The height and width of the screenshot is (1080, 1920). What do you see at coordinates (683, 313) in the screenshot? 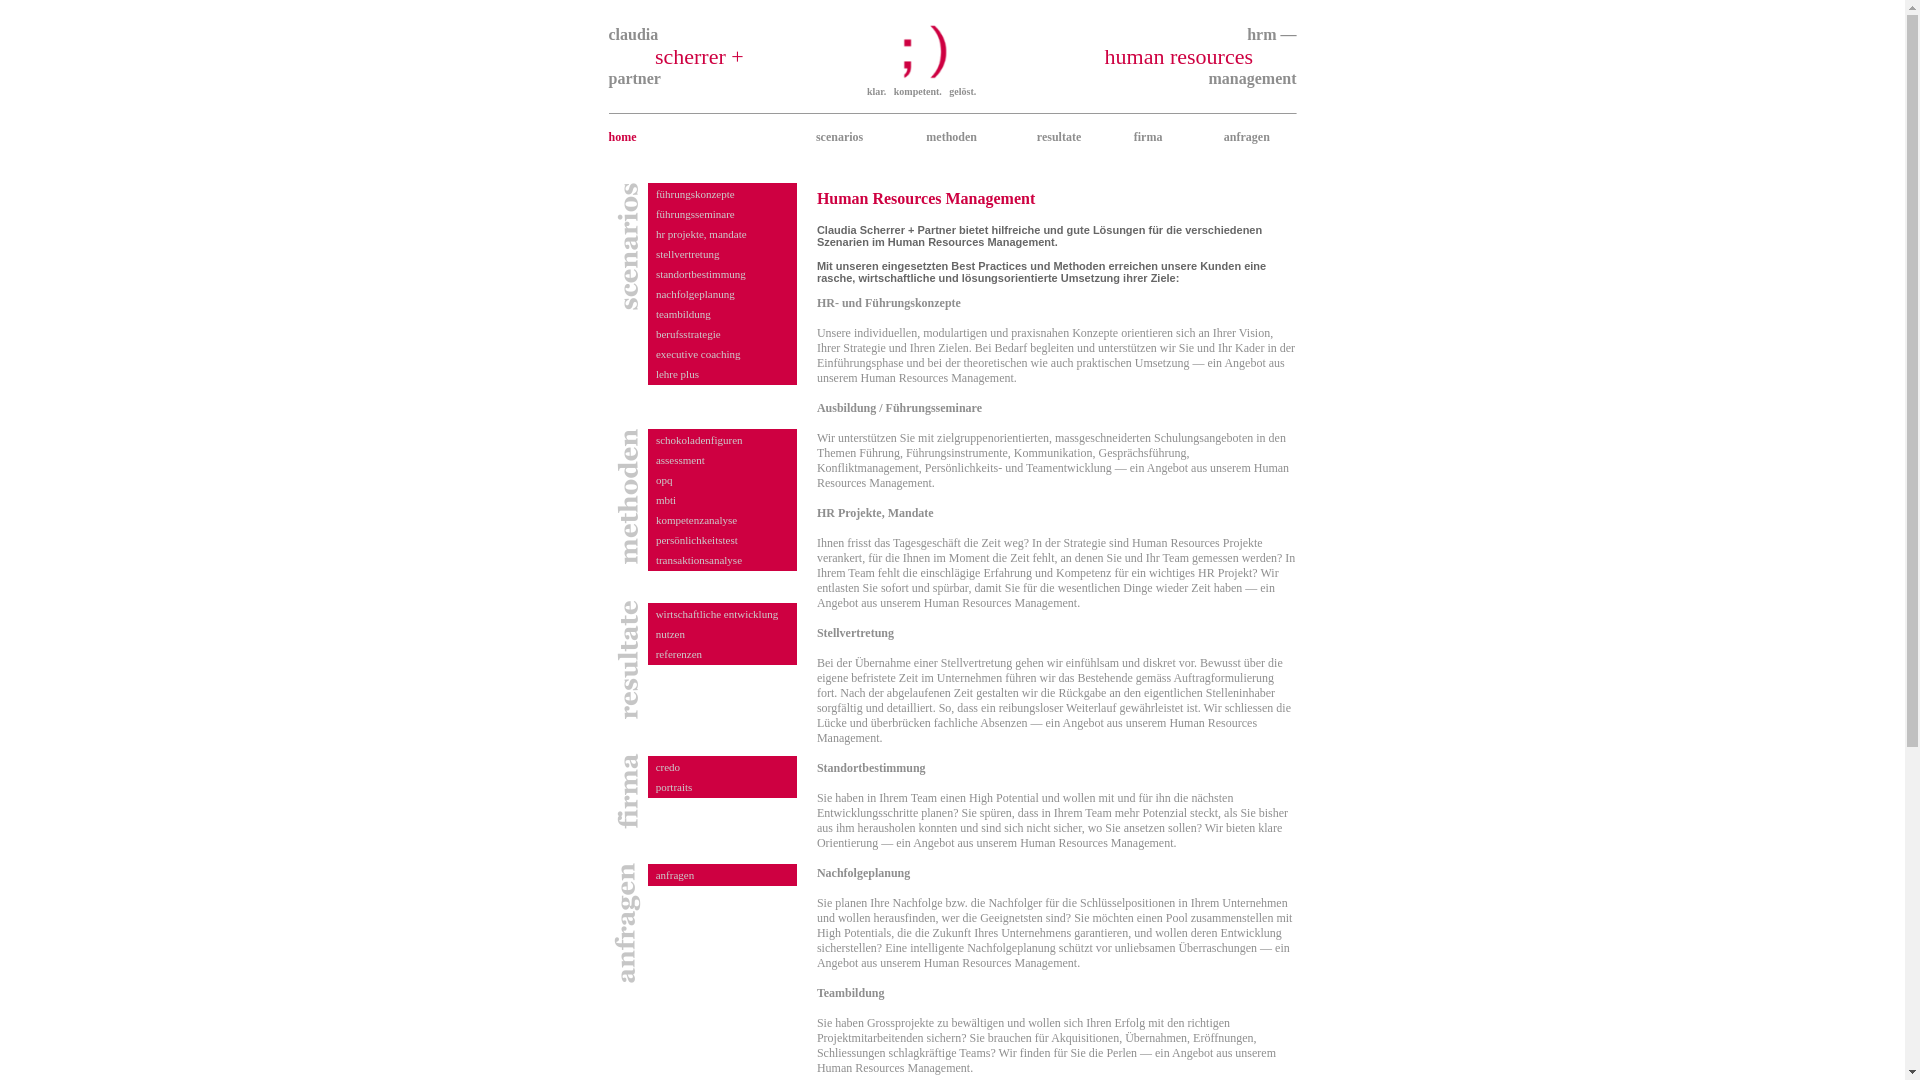
I see `'teambildung'` at bounding box center [683, 313].